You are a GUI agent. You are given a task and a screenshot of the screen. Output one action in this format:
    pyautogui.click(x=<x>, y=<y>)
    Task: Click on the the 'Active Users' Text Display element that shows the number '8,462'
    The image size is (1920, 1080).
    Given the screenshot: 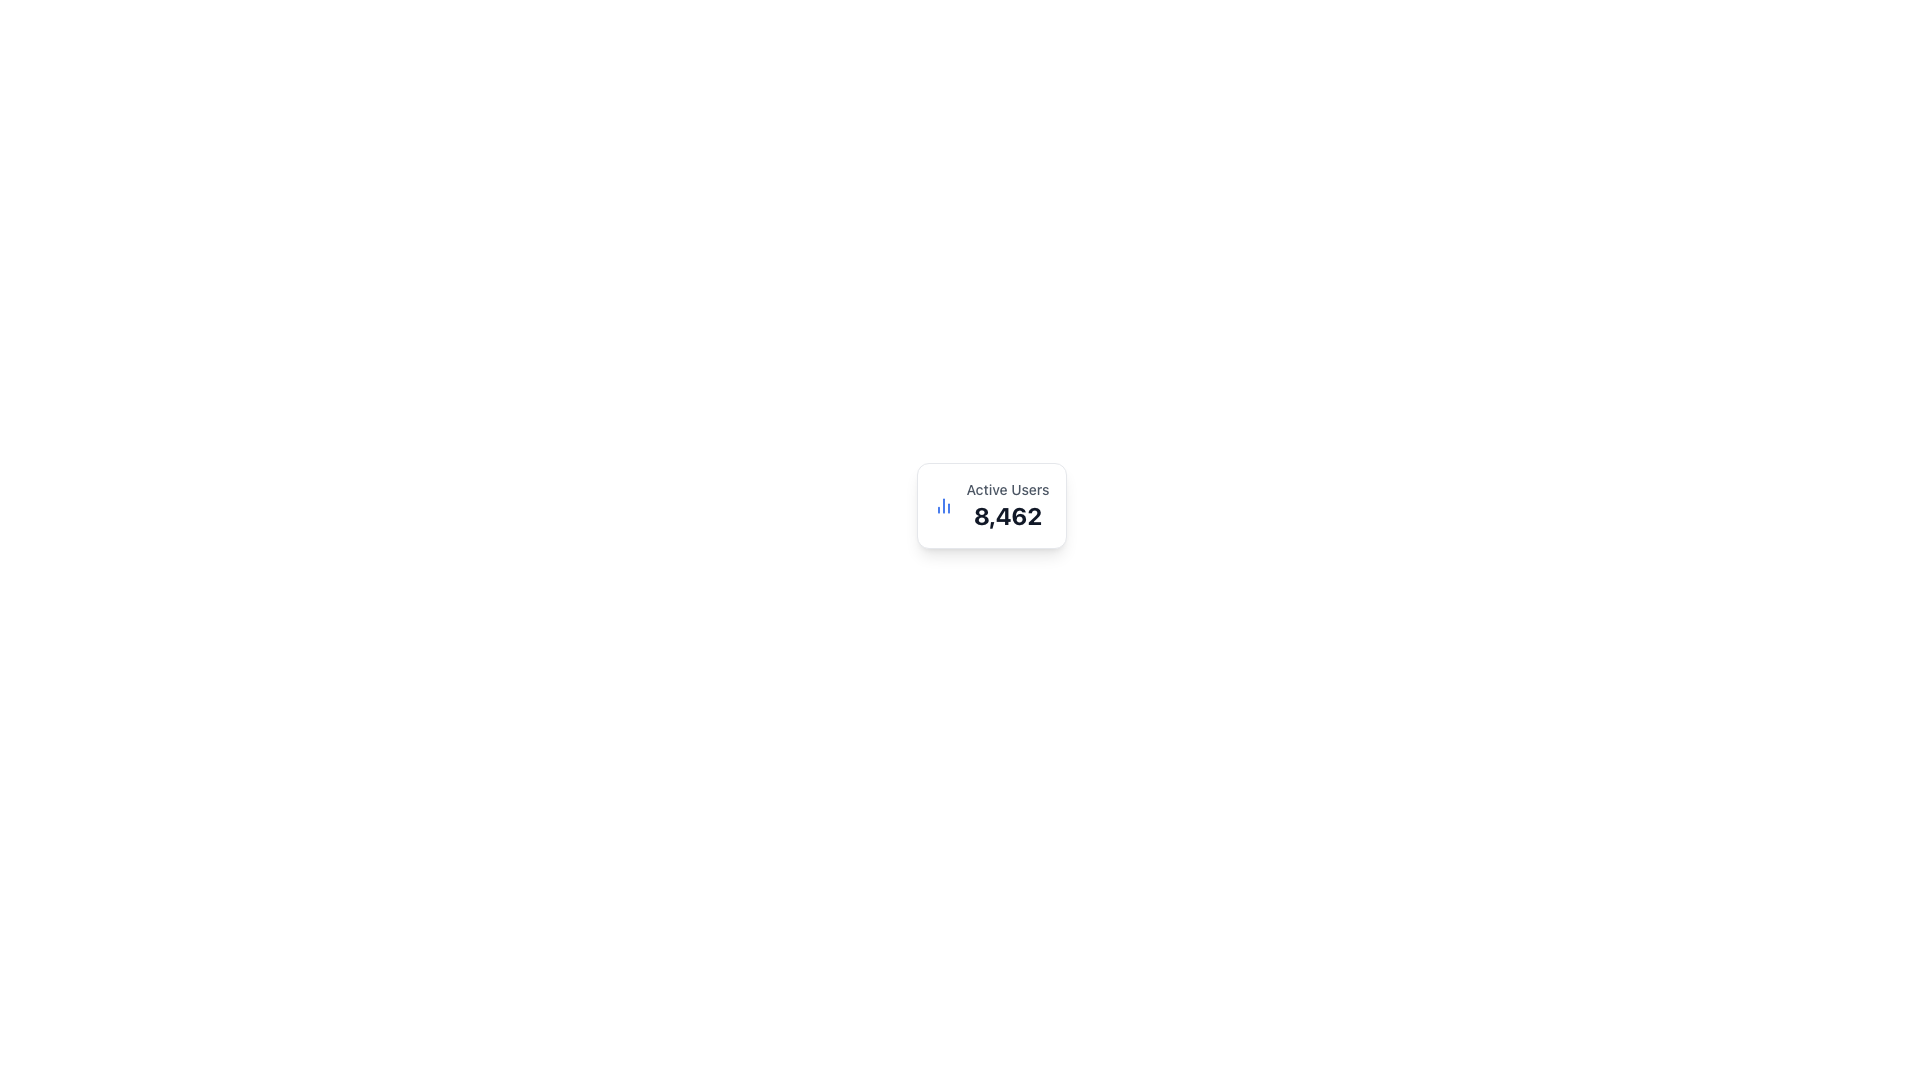 What is the action you would take?
    pyautogui.click(x=1008, y=504)
    